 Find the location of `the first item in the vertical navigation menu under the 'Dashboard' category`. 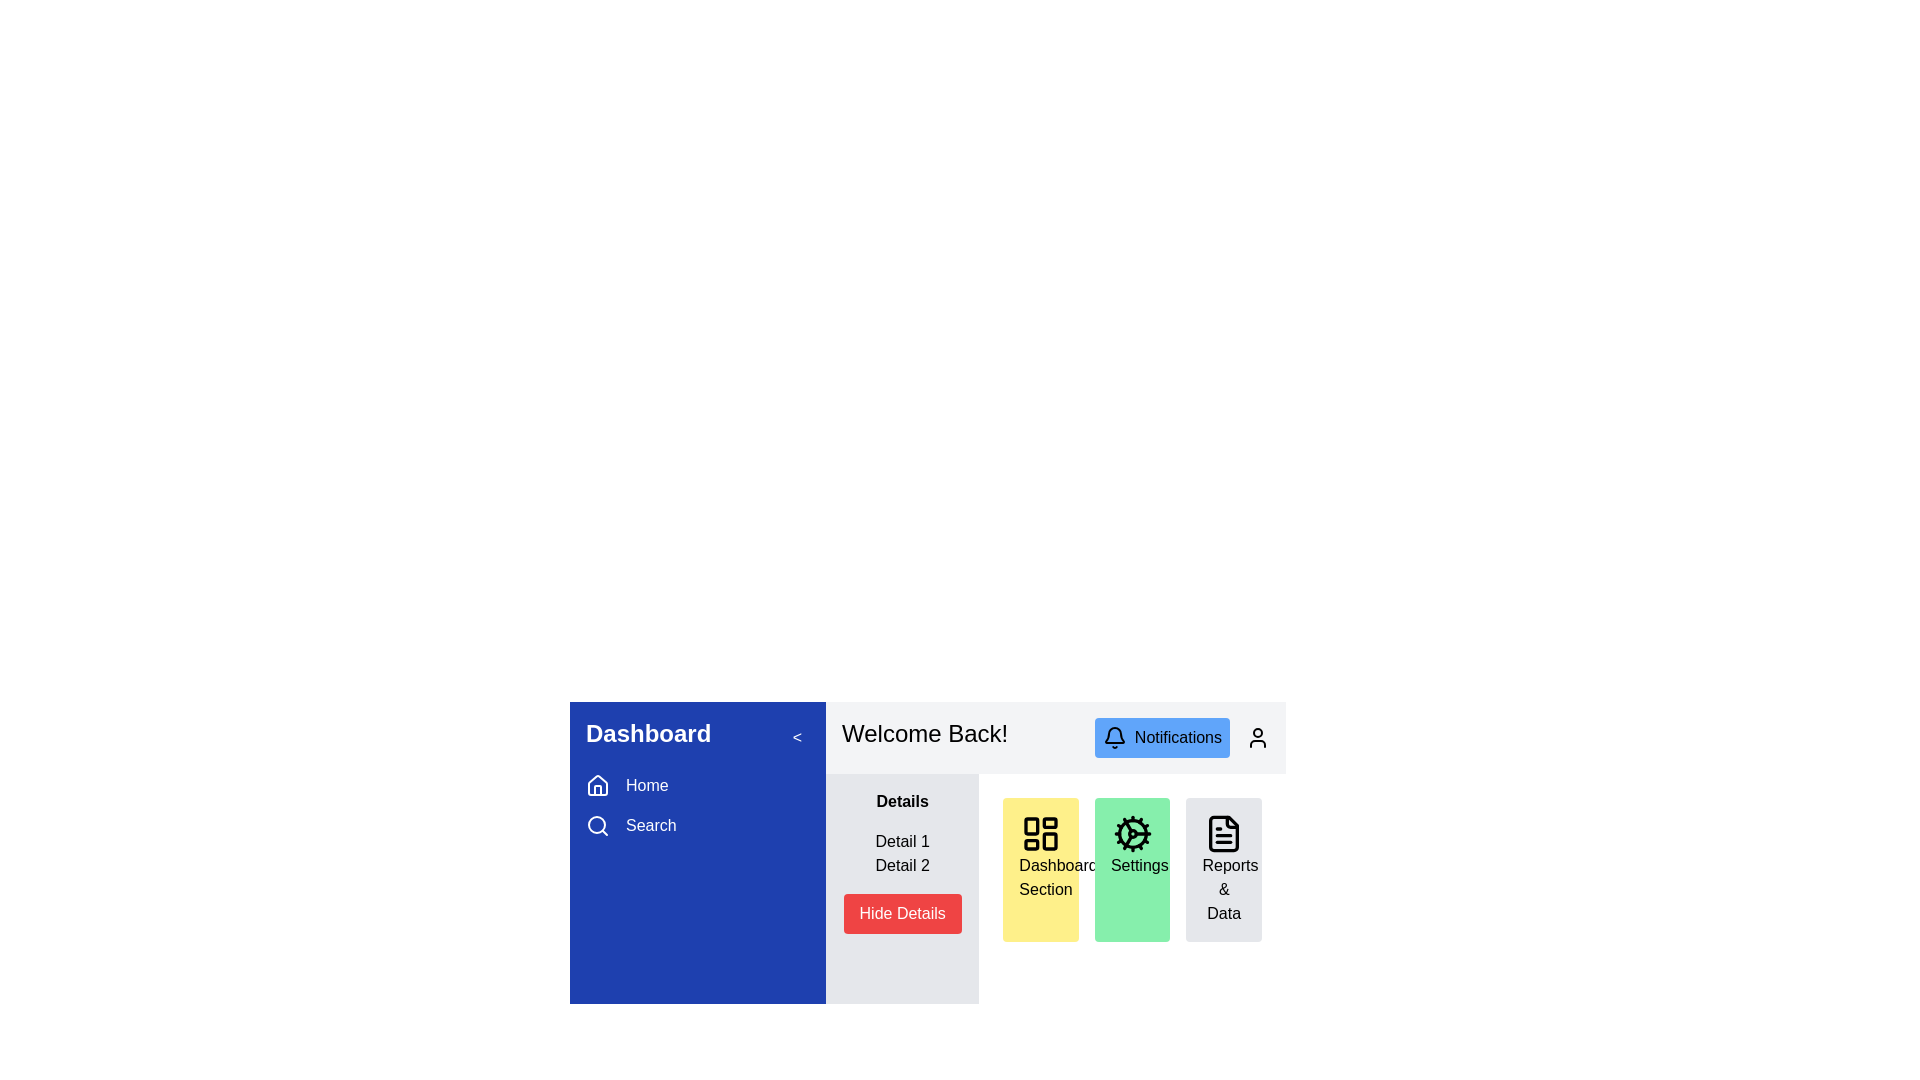

the first item in the vertical navigation menu under the 'Dashboard' category is located at coordinates (697, 785).